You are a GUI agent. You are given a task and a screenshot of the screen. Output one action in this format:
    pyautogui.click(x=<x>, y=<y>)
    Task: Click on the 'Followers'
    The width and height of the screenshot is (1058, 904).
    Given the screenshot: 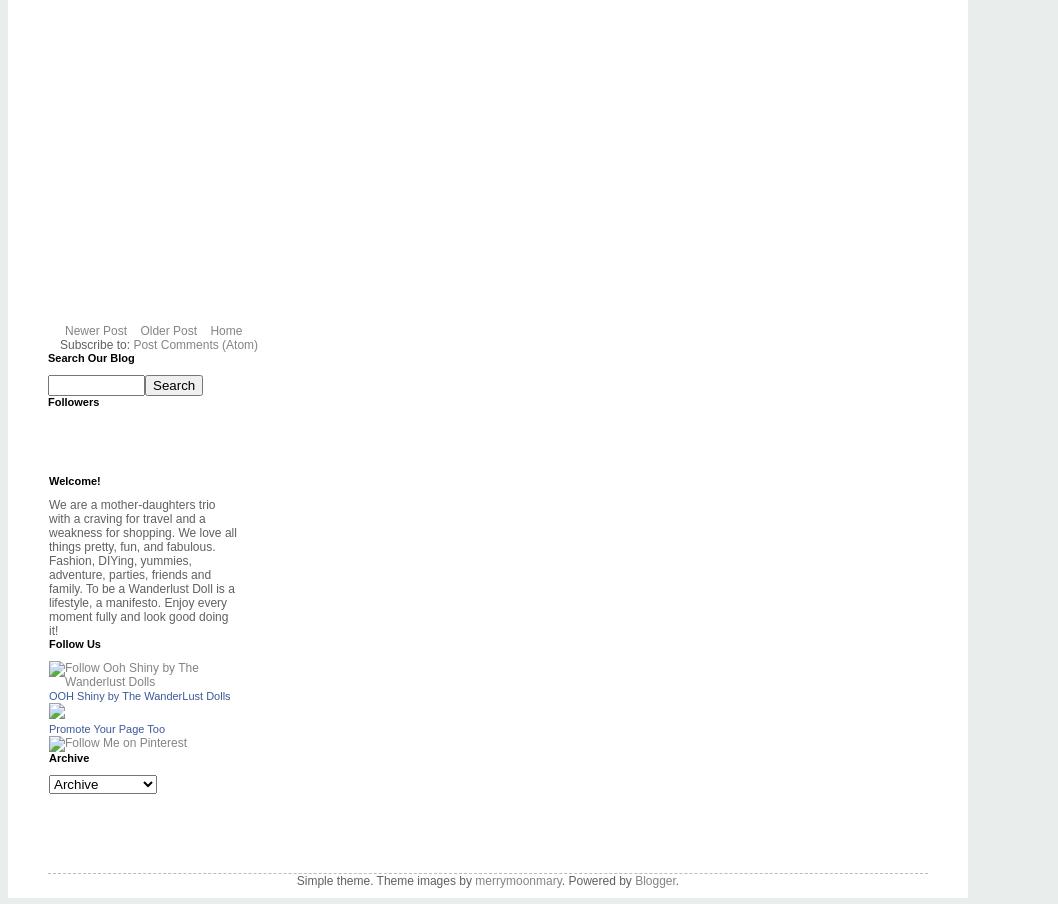 What is the action you would take?
    pyautogui.click(x=73, y=401)
    